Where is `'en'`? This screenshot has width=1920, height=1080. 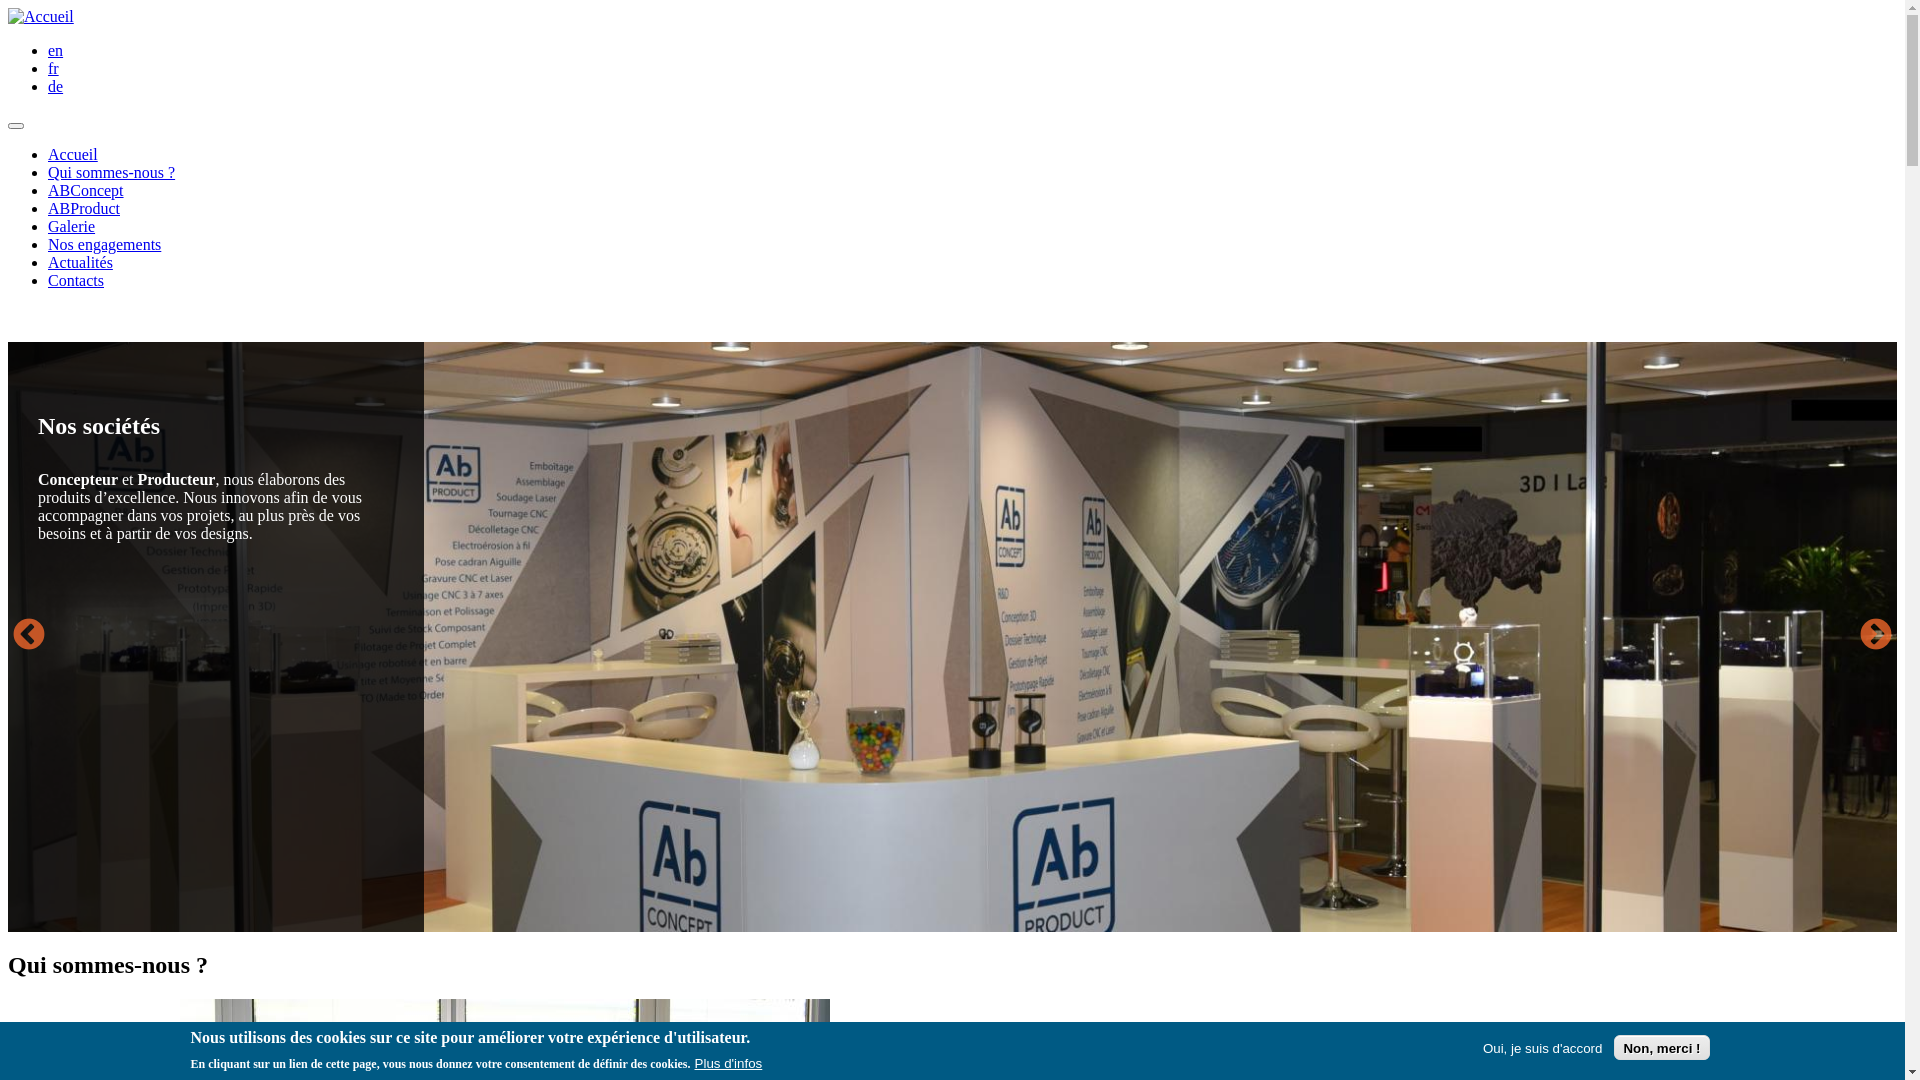
'en' is located at coordinates (48, 49).